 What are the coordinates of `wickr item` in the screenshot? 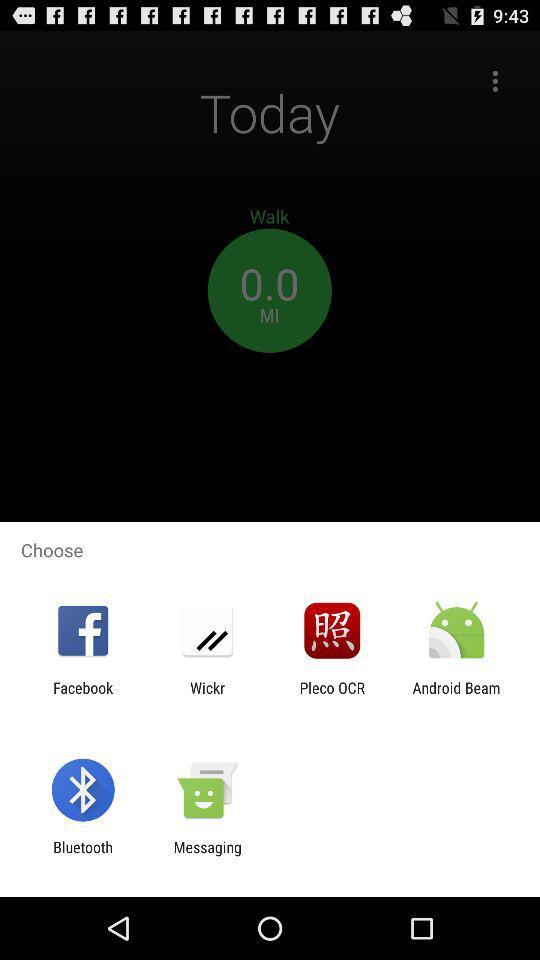 It's located at (206, 696).